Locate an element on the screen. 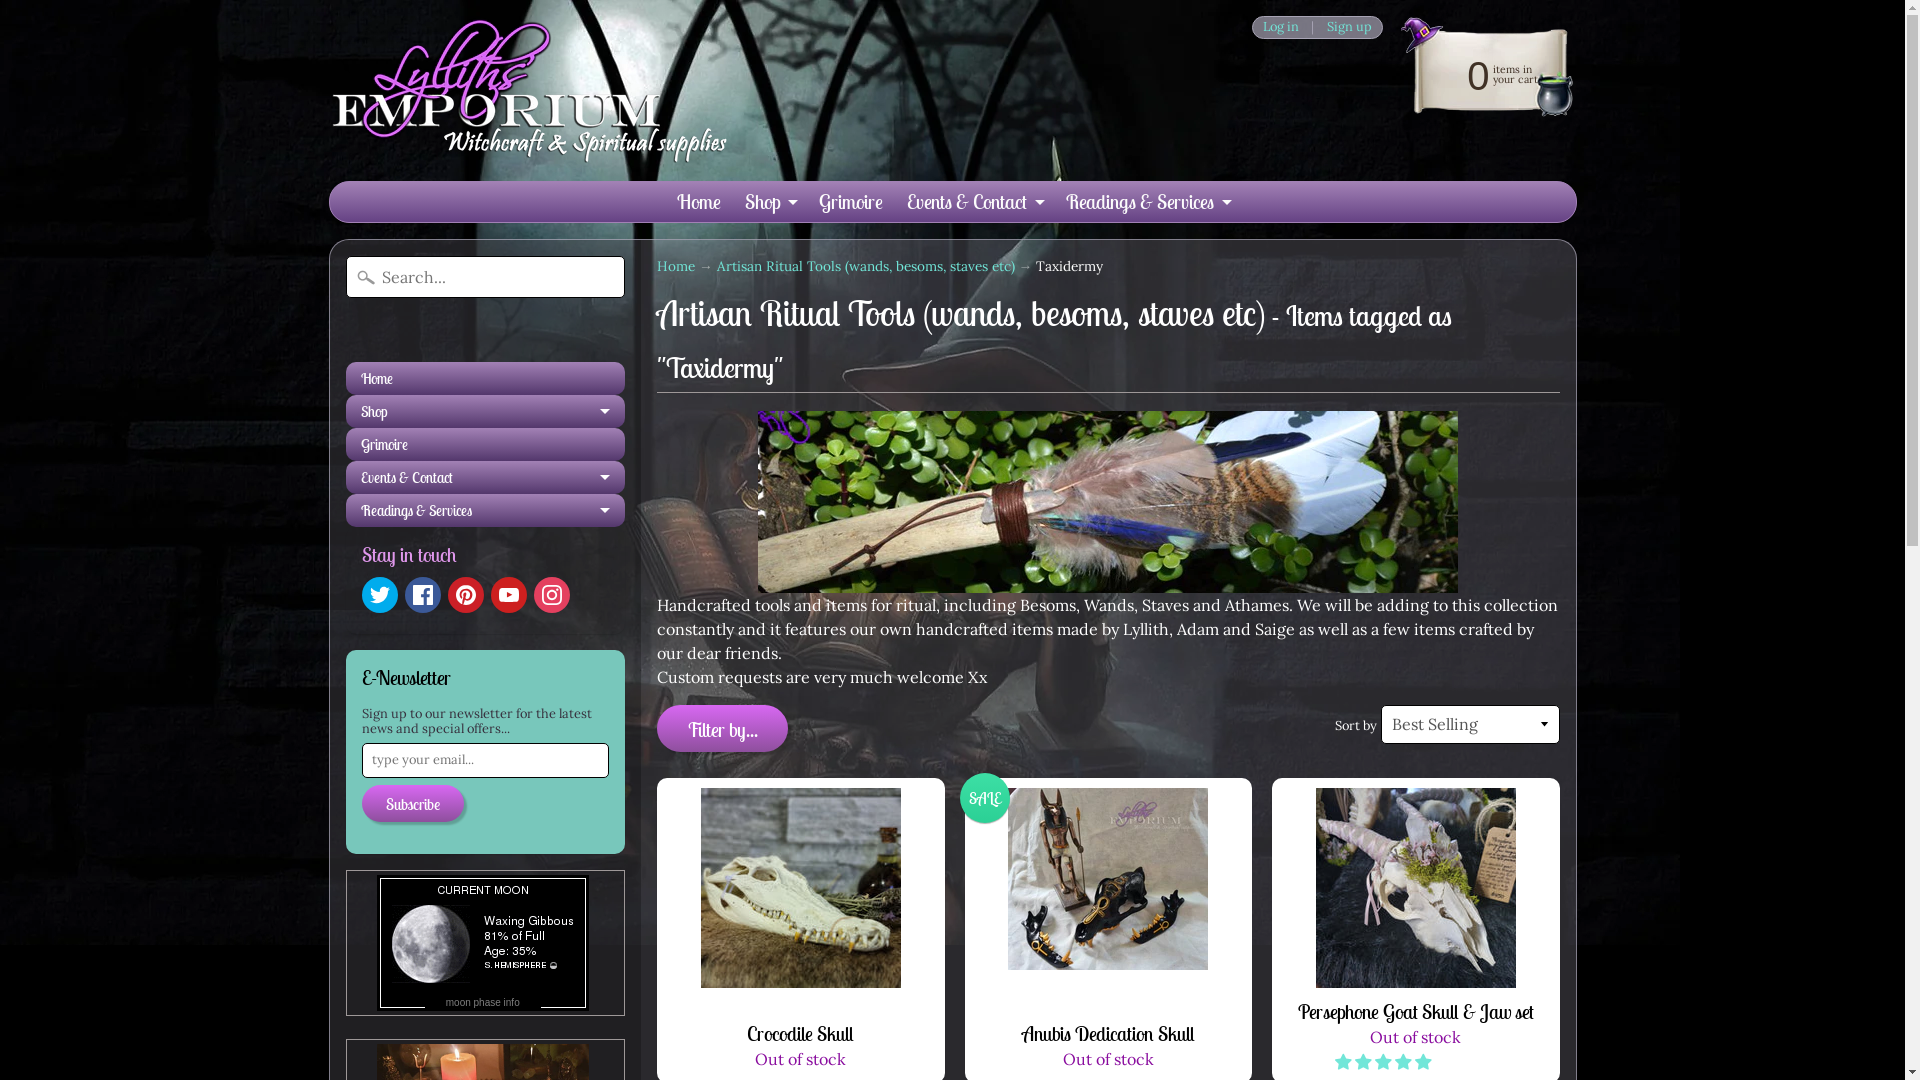  'Shop' is located at coordinates (767, 201).